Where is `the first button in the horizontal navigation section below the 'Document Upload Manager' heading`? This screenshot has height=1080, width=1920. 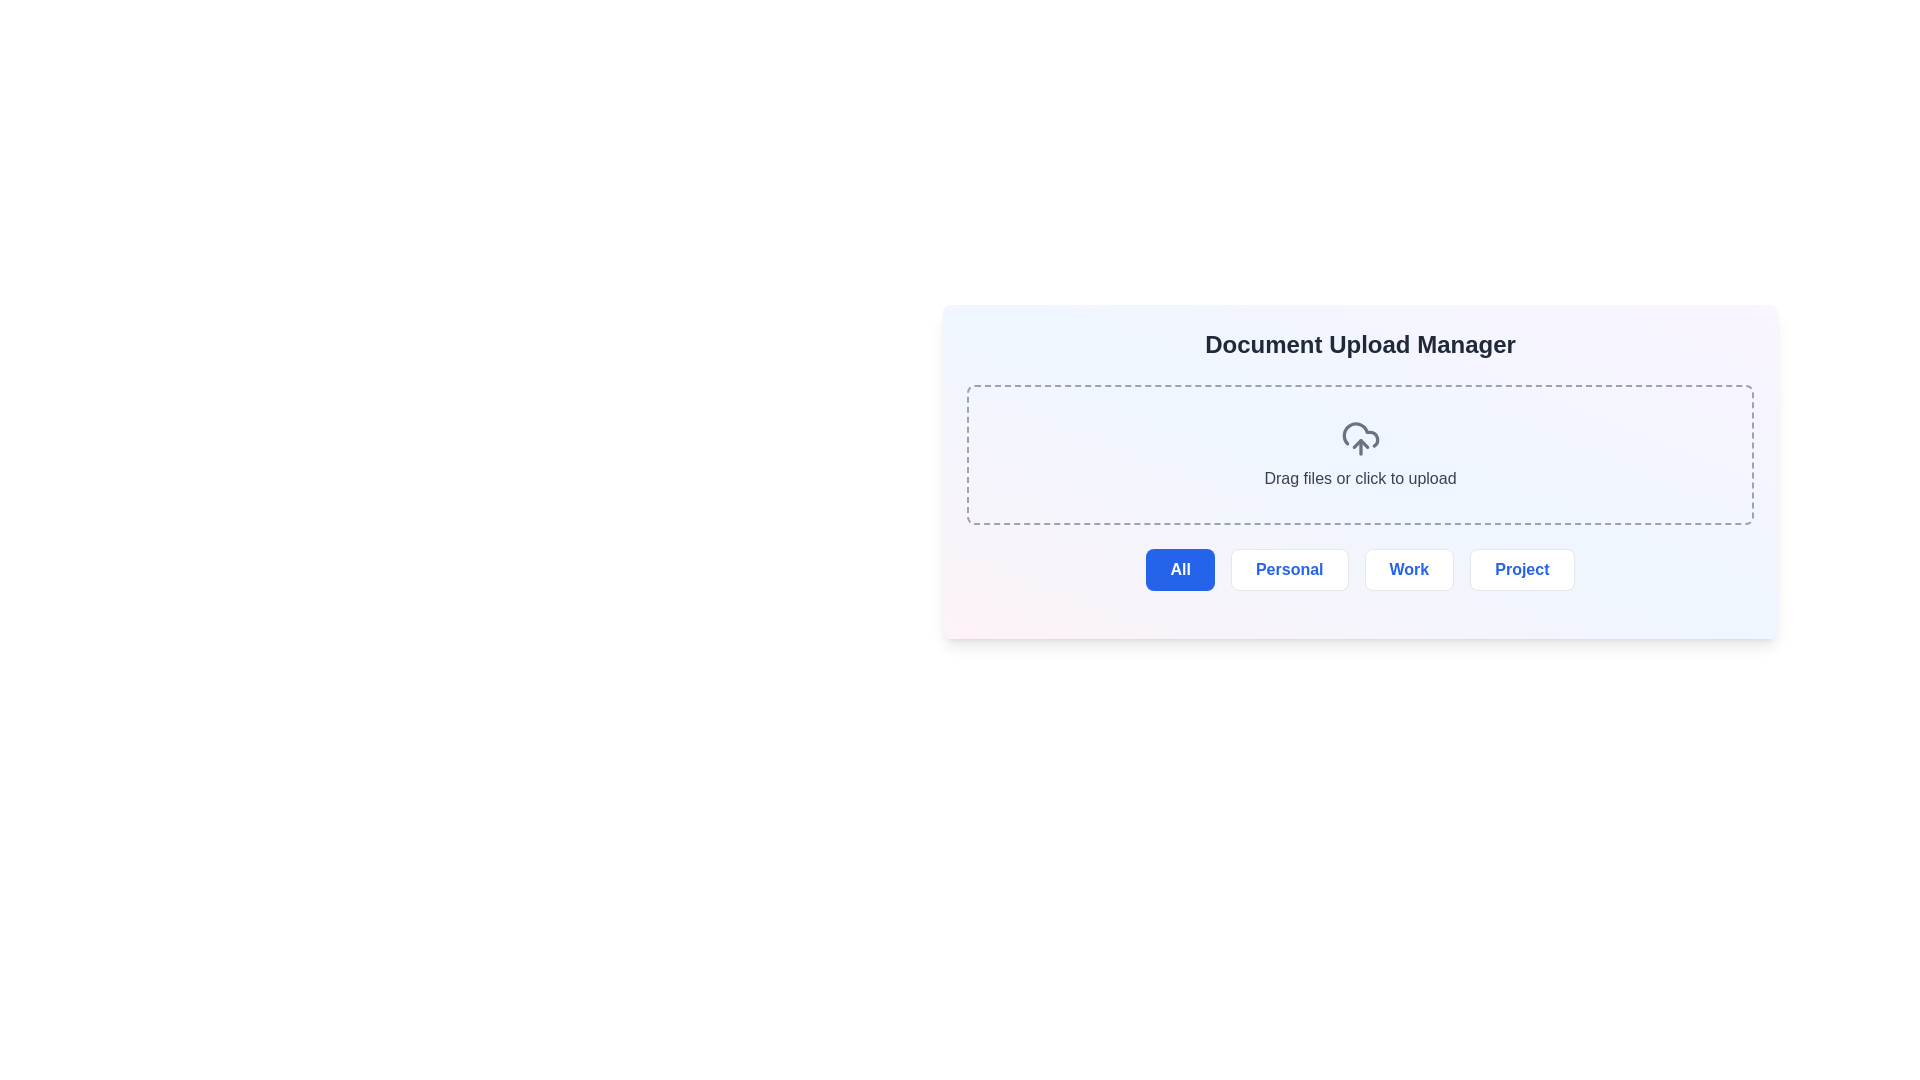 the first button in the horizontal navigation section below the 'Document Upload Manager' heading is located at coordinates (1180, 570).